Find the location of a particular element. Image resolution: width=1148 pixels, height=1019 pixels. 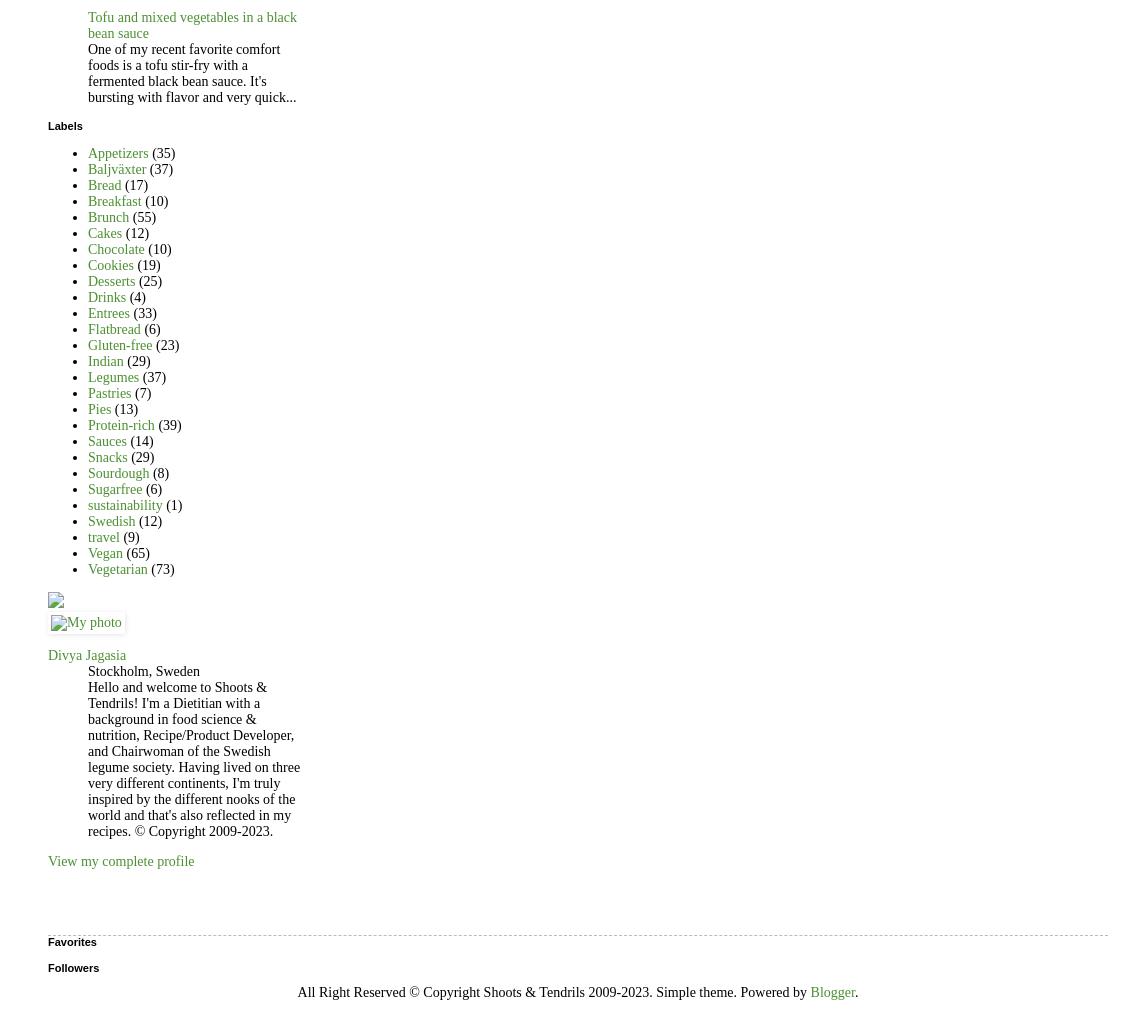

'Followers' is located at coordinates (73, 966).